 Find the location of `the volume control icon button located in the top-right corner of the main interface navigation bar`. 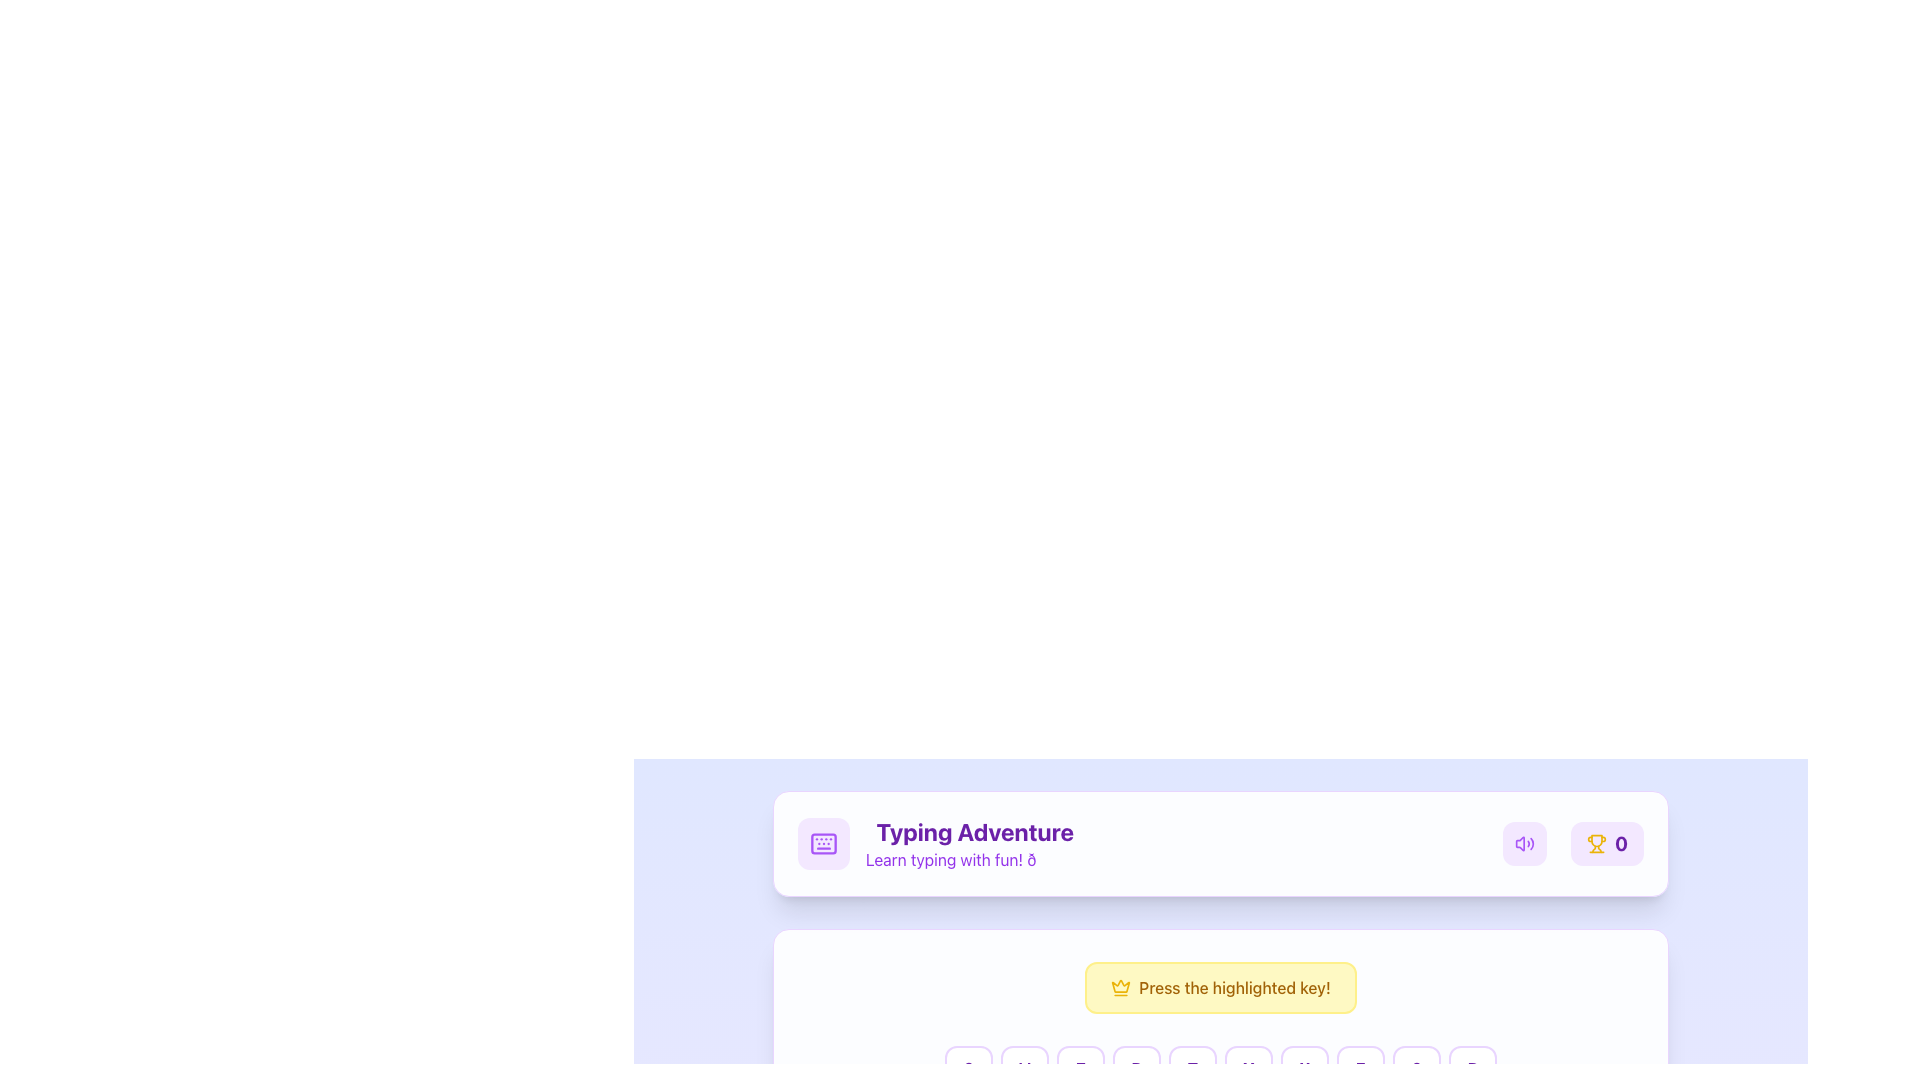

the volume control icon button located in the top-right corner of the main interface navigation bar is located at coordinates (1523, 844).